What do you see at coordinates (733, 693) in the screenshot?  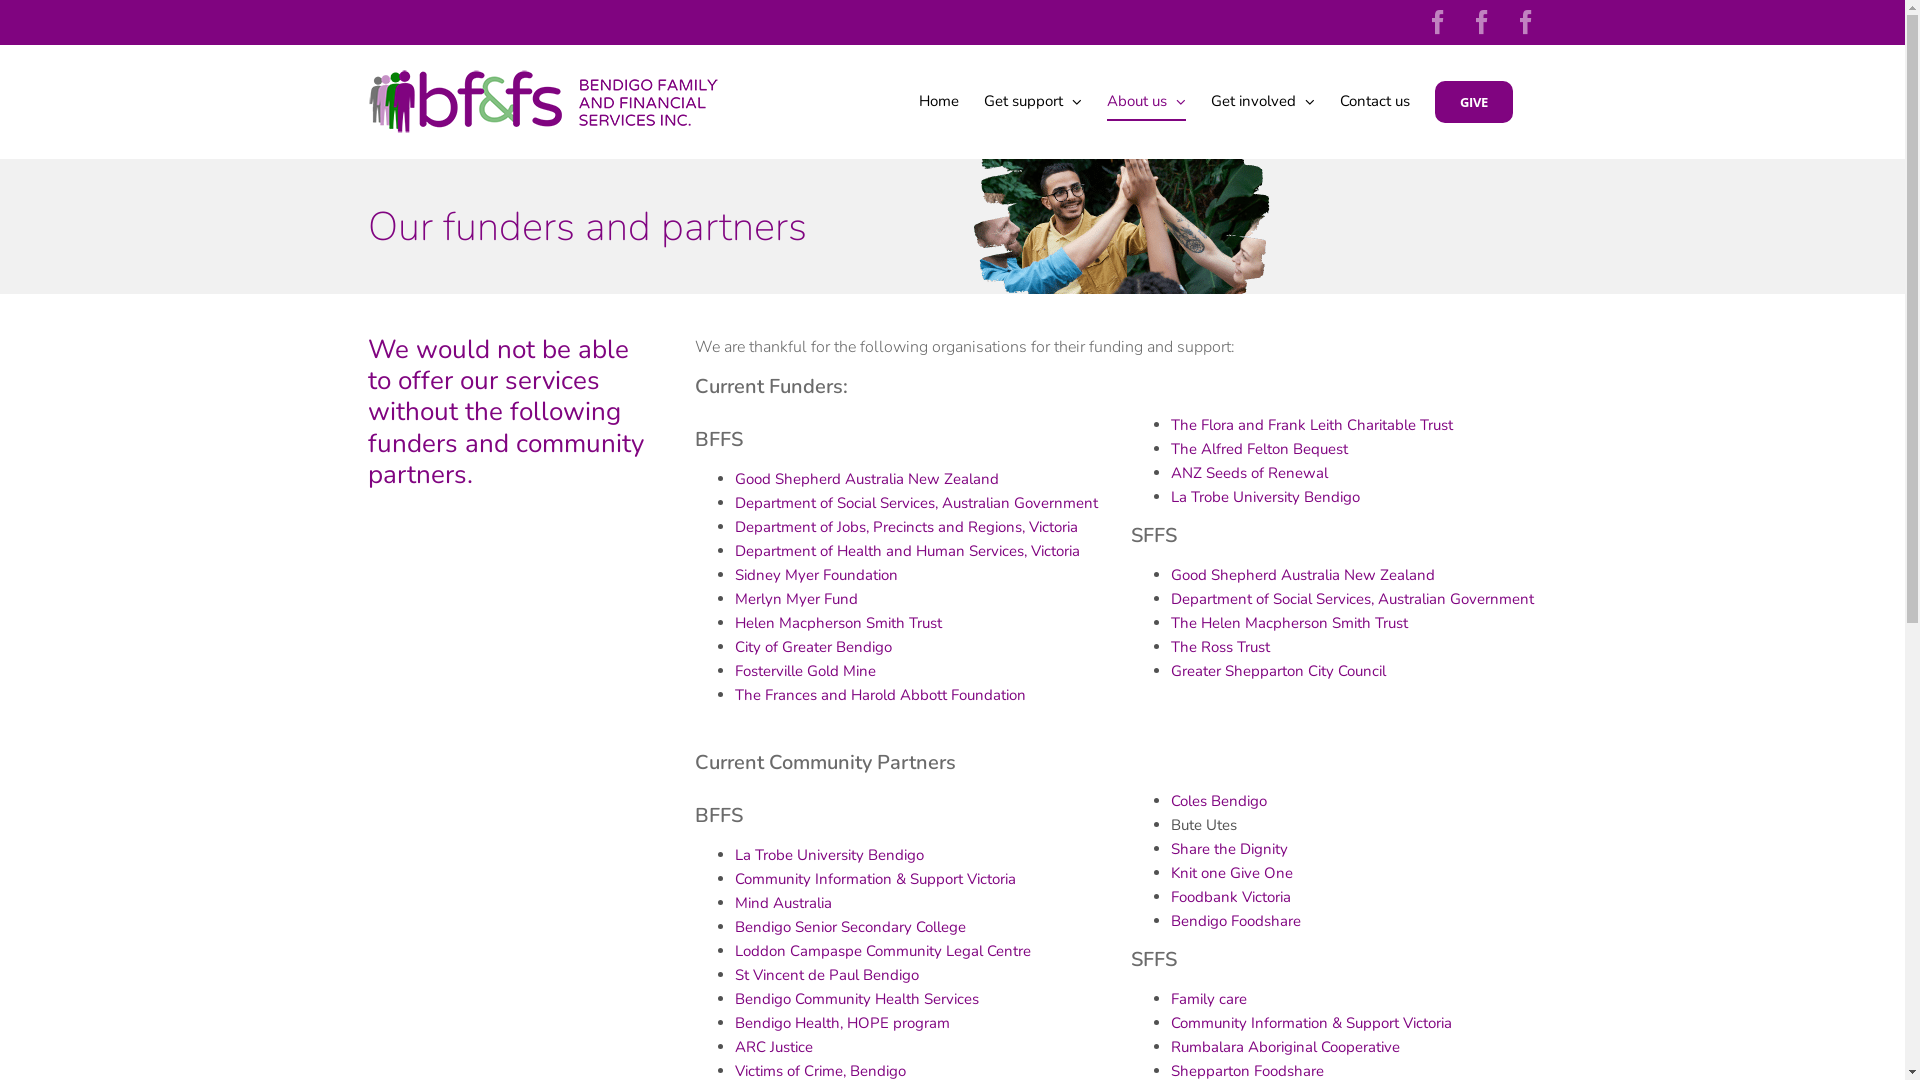 I see `'The Frances and Harold Abbott Foundation'` at bounding box center [733, 693].